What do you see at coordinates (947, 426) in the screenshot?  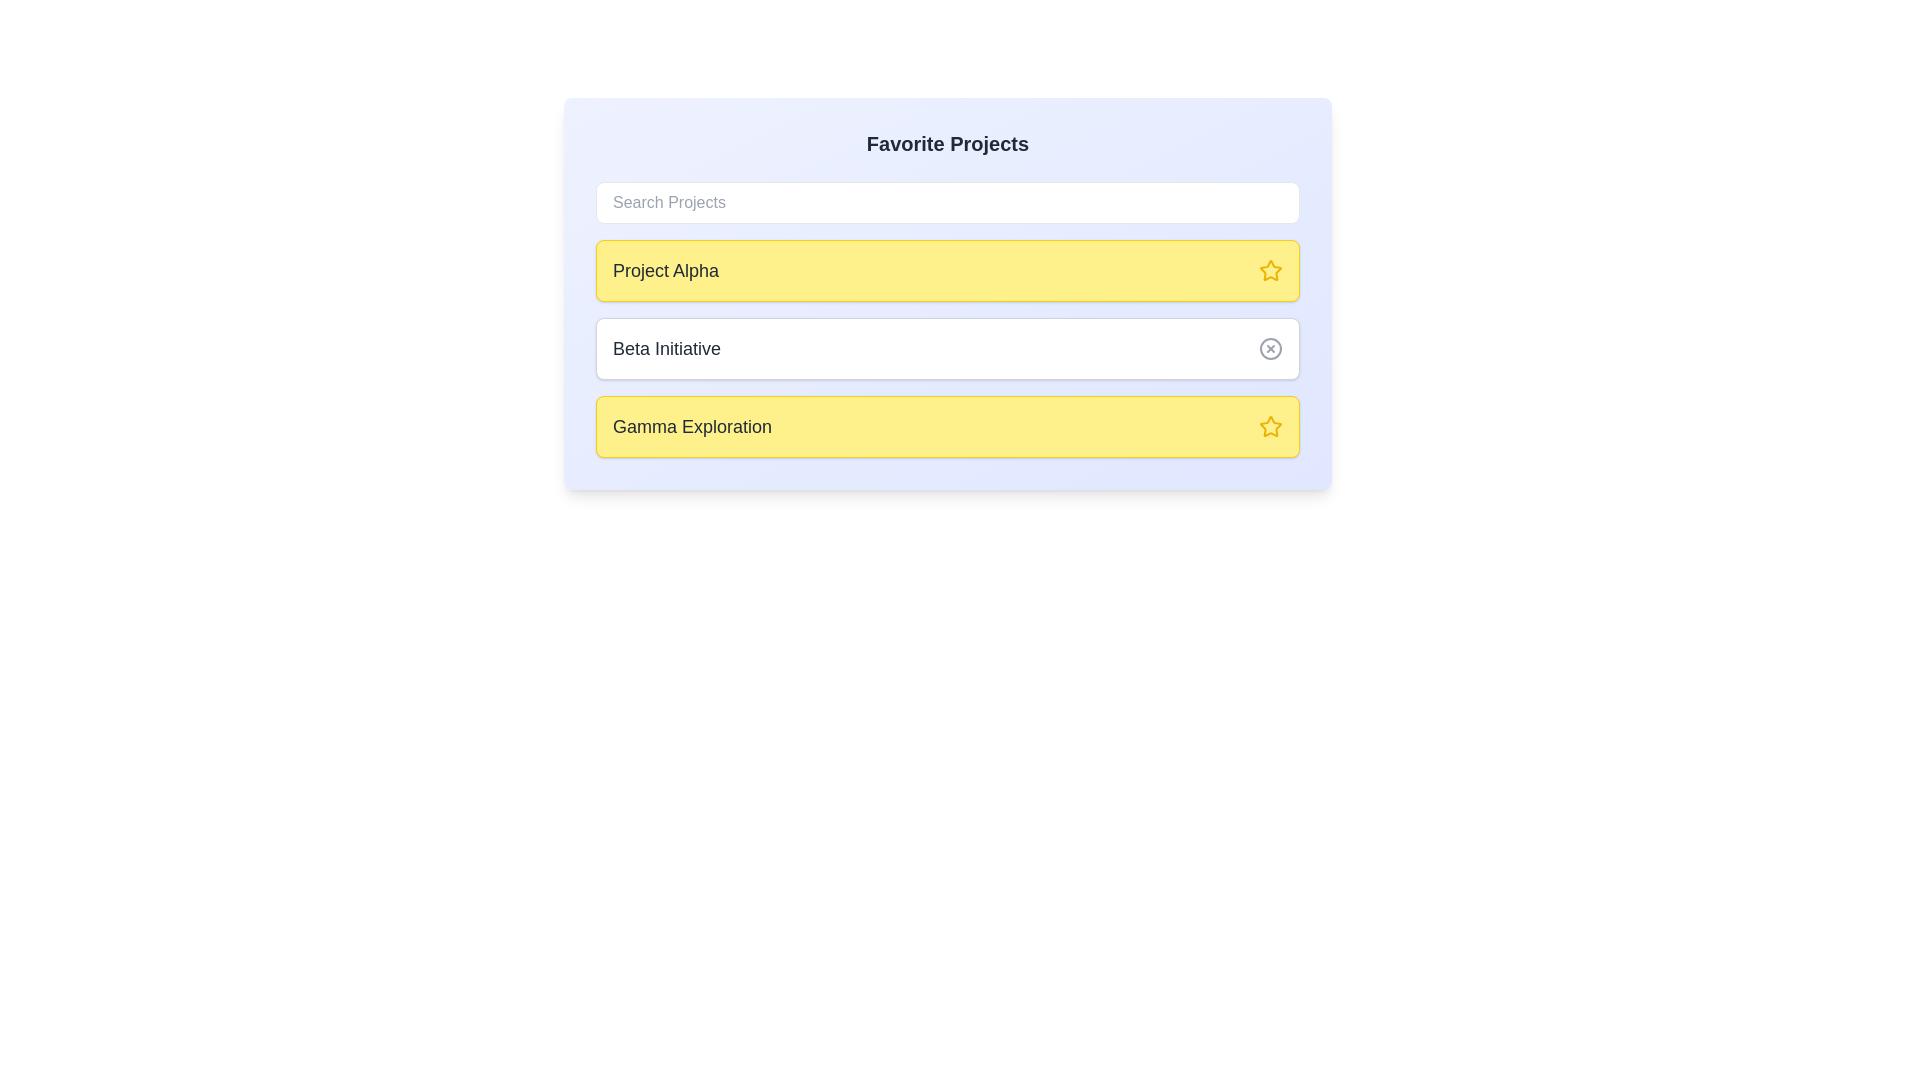 I see `the project card labeled Gamma Exploration` at bounding box center [947, 426].